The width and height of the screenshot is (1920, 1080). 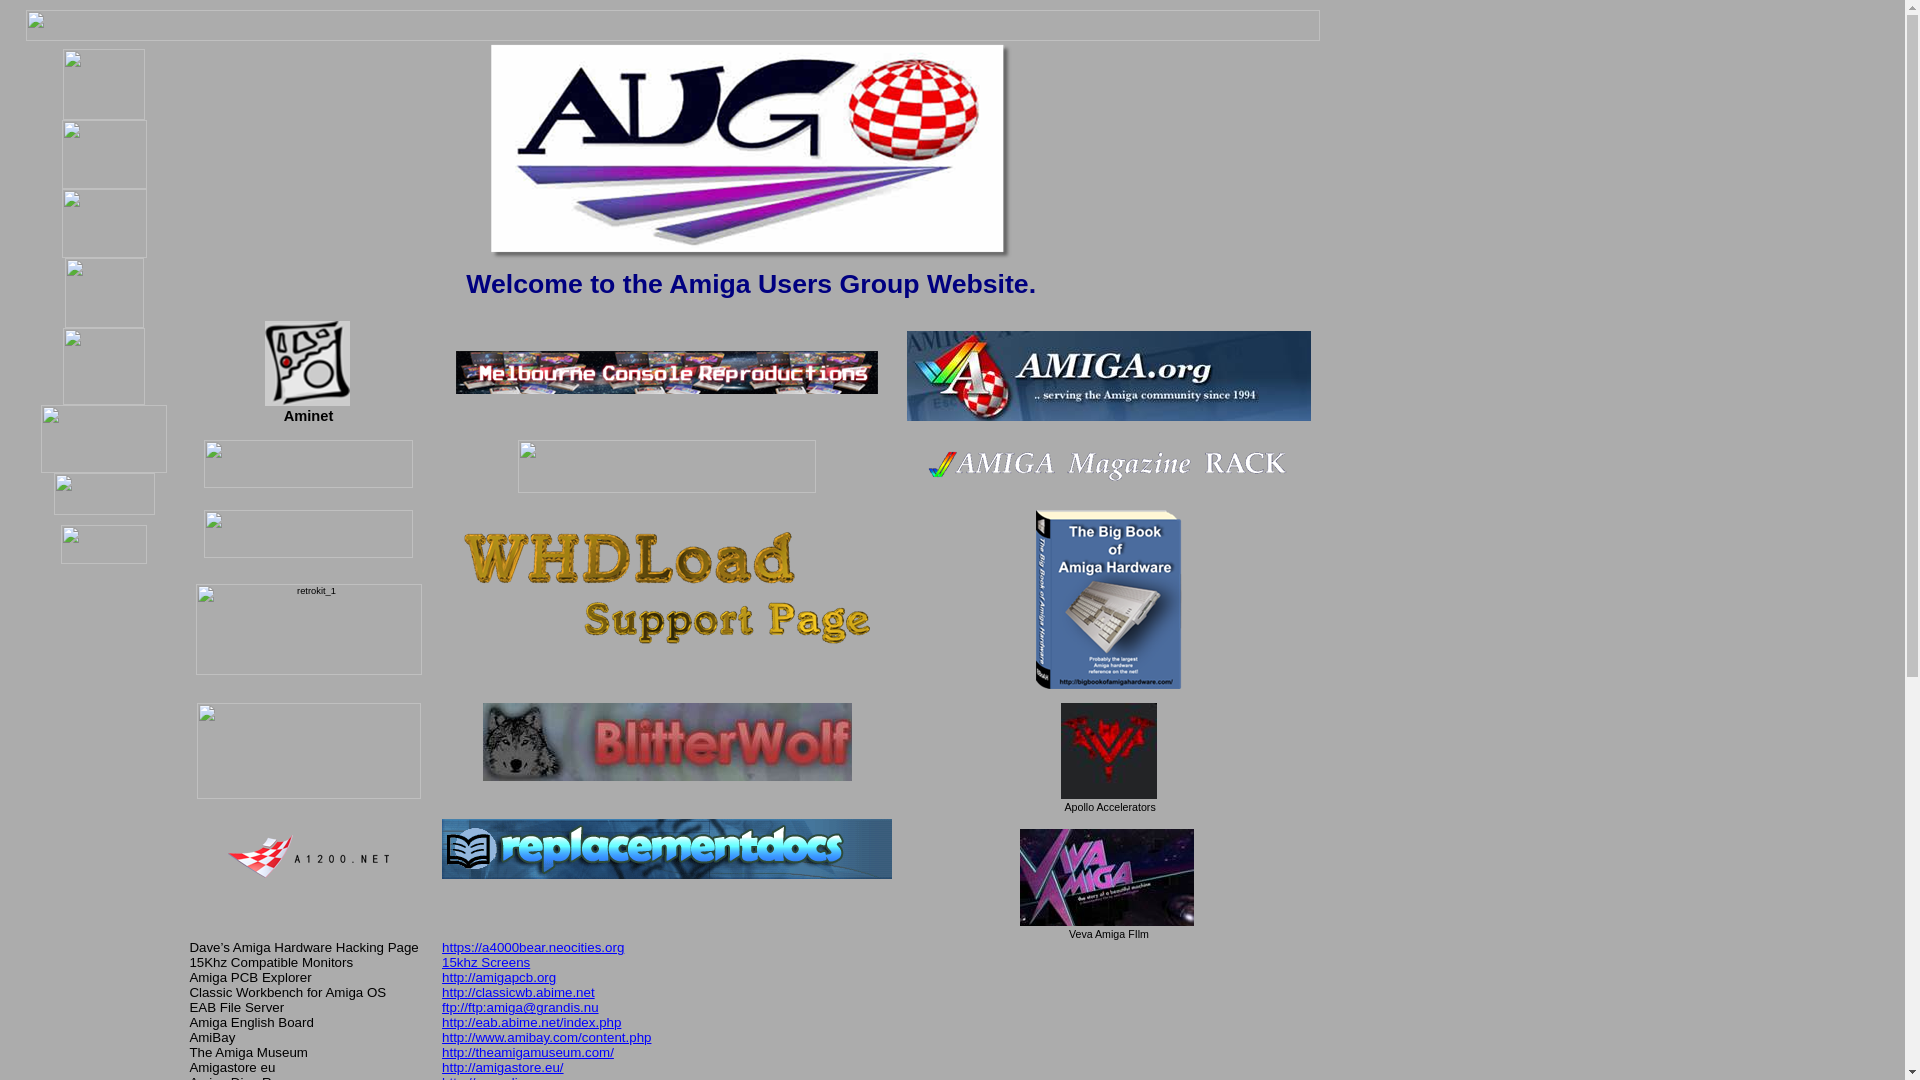 What do you see at coordinates (440, 1036) in the screenshot?
I see `'http://www.amibay.com/content.php'` at bounding box center [440, 1036].